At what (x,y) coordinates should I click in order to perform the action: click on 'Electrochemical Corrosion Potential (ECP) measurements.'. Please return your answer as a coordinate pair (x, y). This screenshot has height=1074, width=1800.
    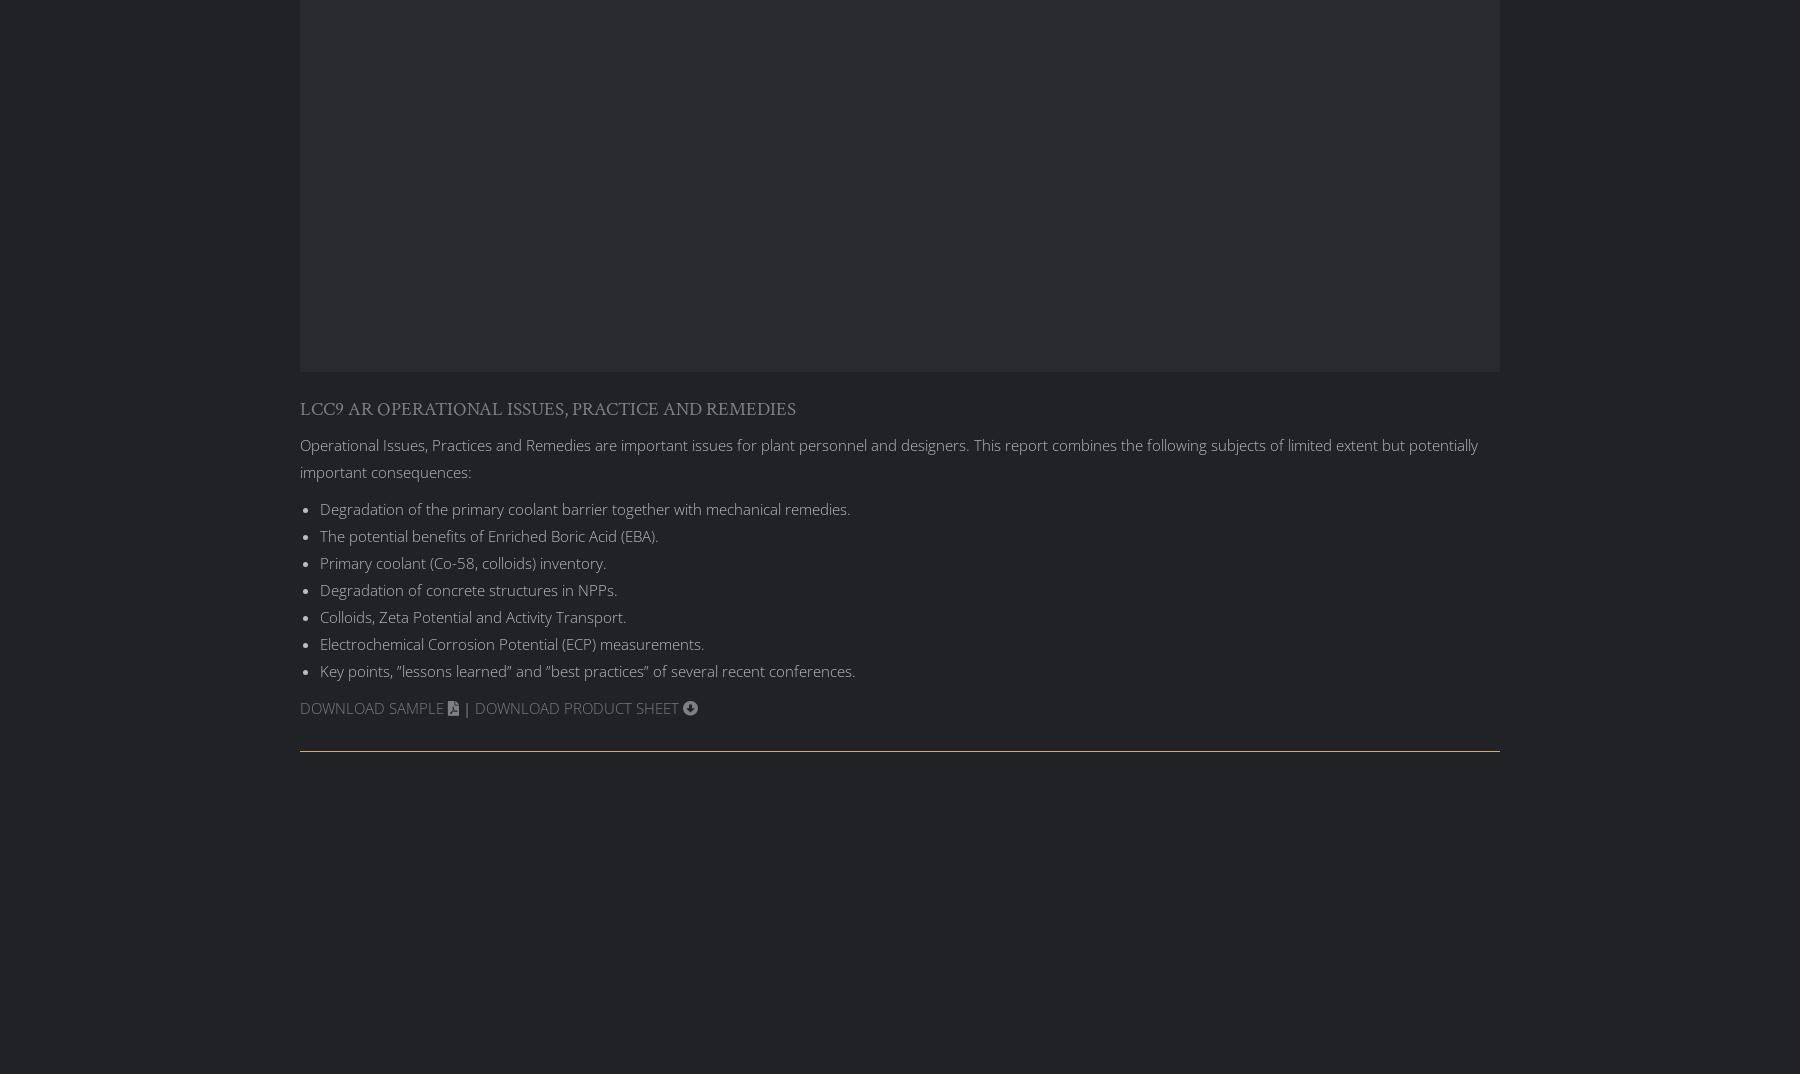
    Looking at the image, I should click on (511, 643).